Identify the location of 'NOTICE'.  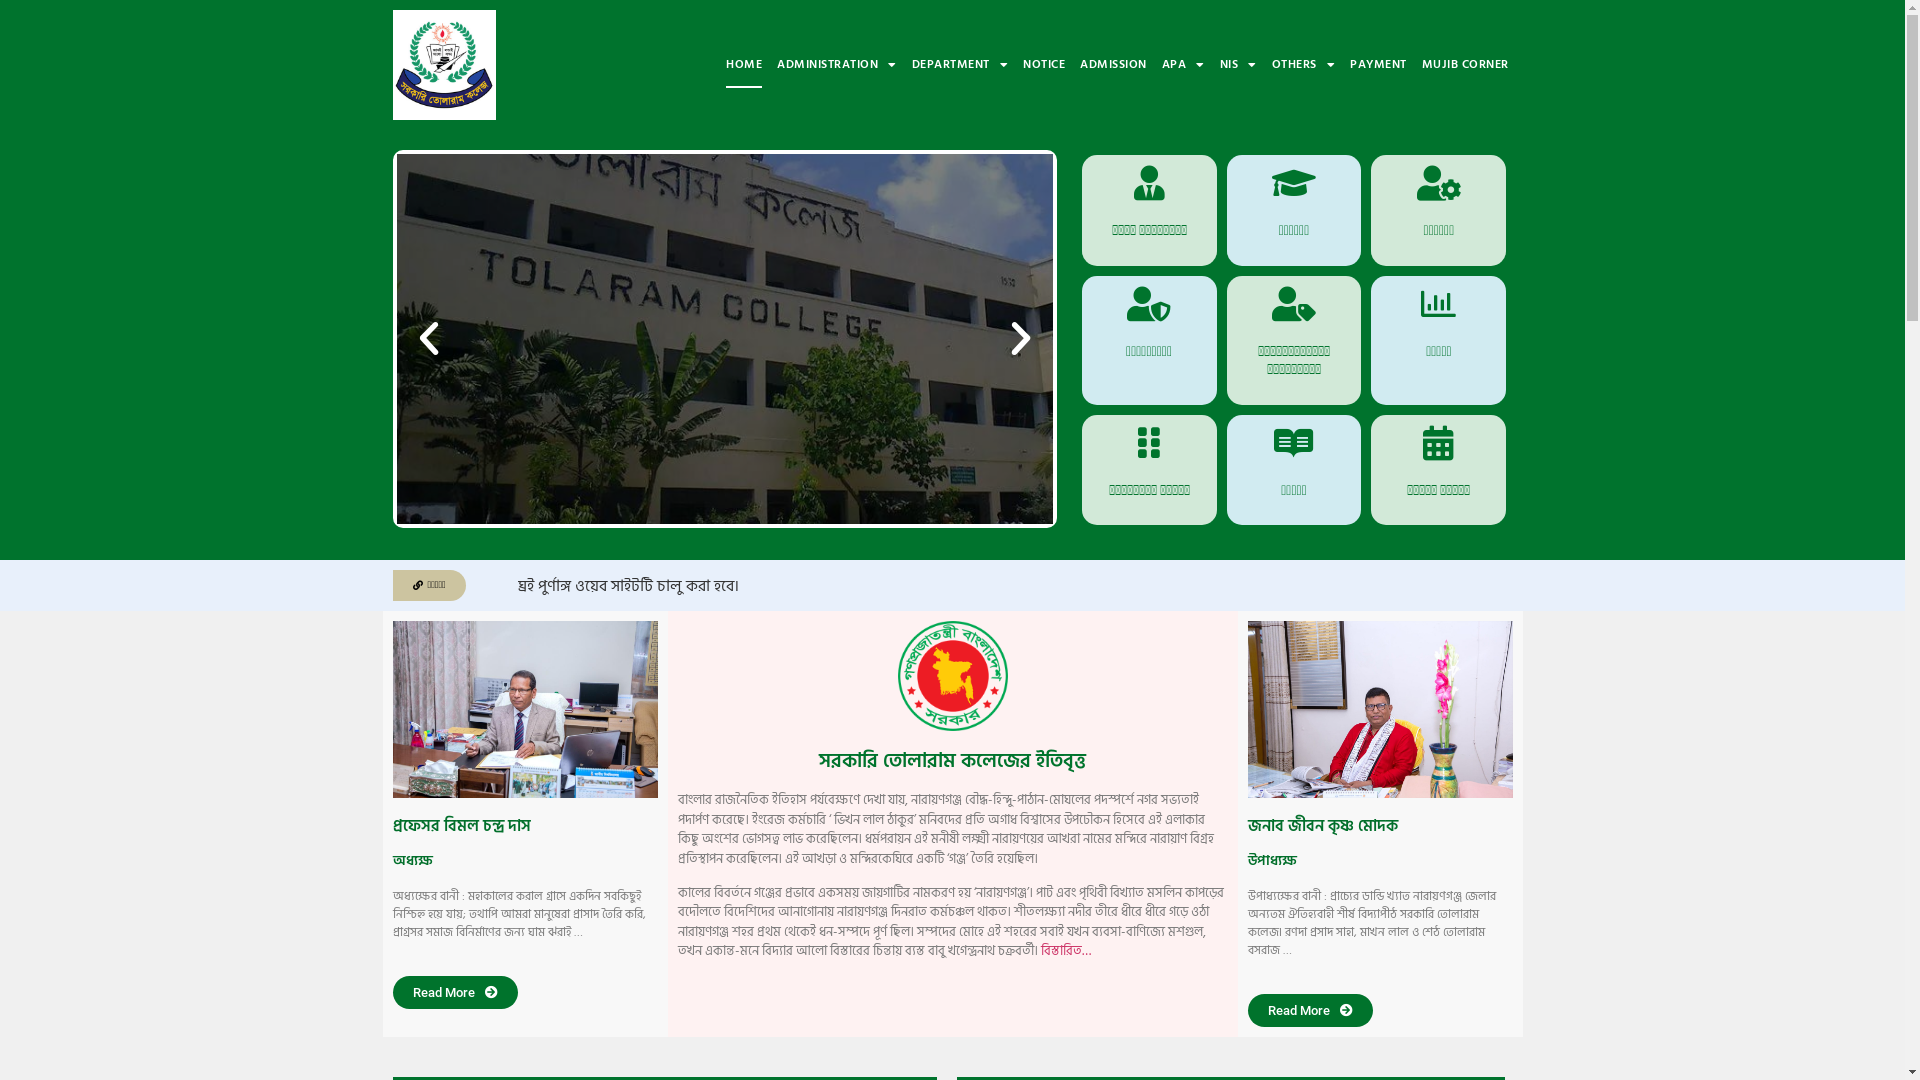
(1022, 64).